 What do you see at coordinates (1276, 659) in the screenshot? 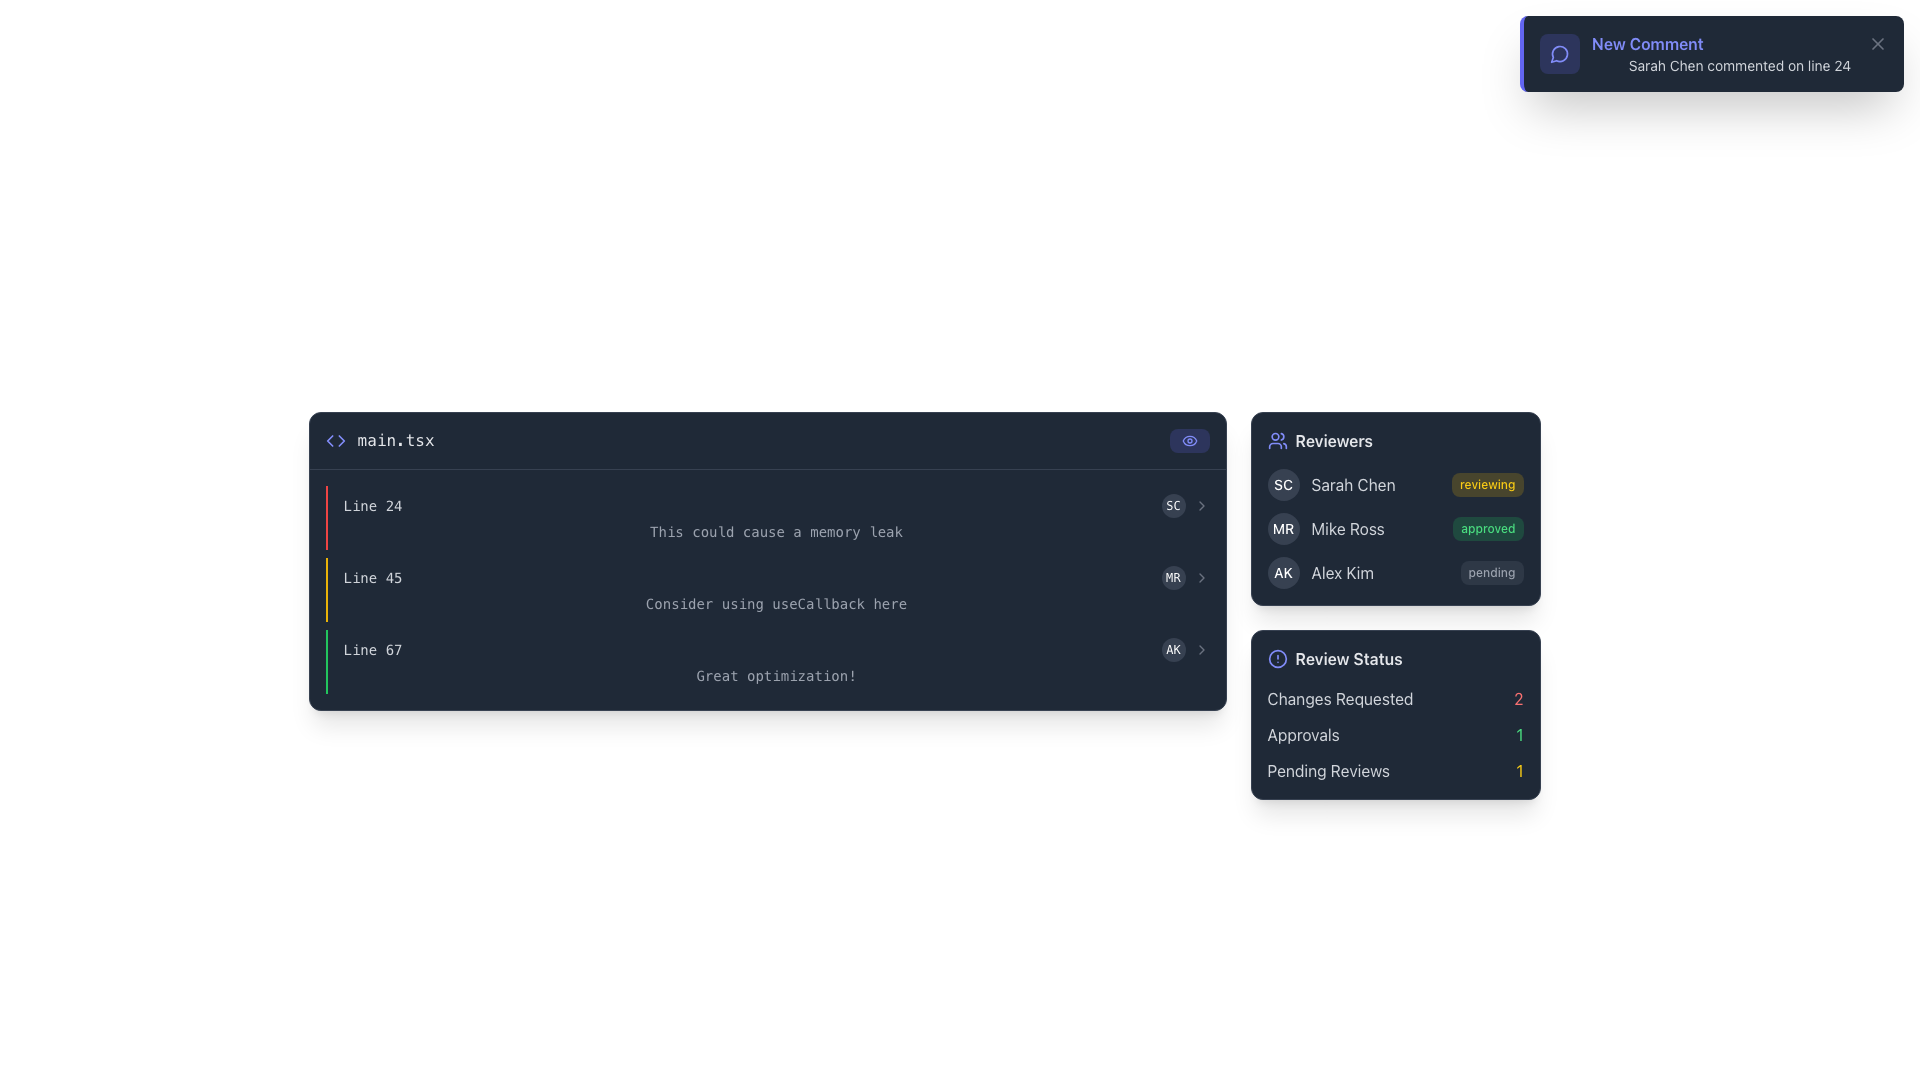
I see `the alert icon located in the 'Review Status' section on the lower right-hand side of the interface, positioned to the left of the corresponding text` at bounding box center [1276, 659].